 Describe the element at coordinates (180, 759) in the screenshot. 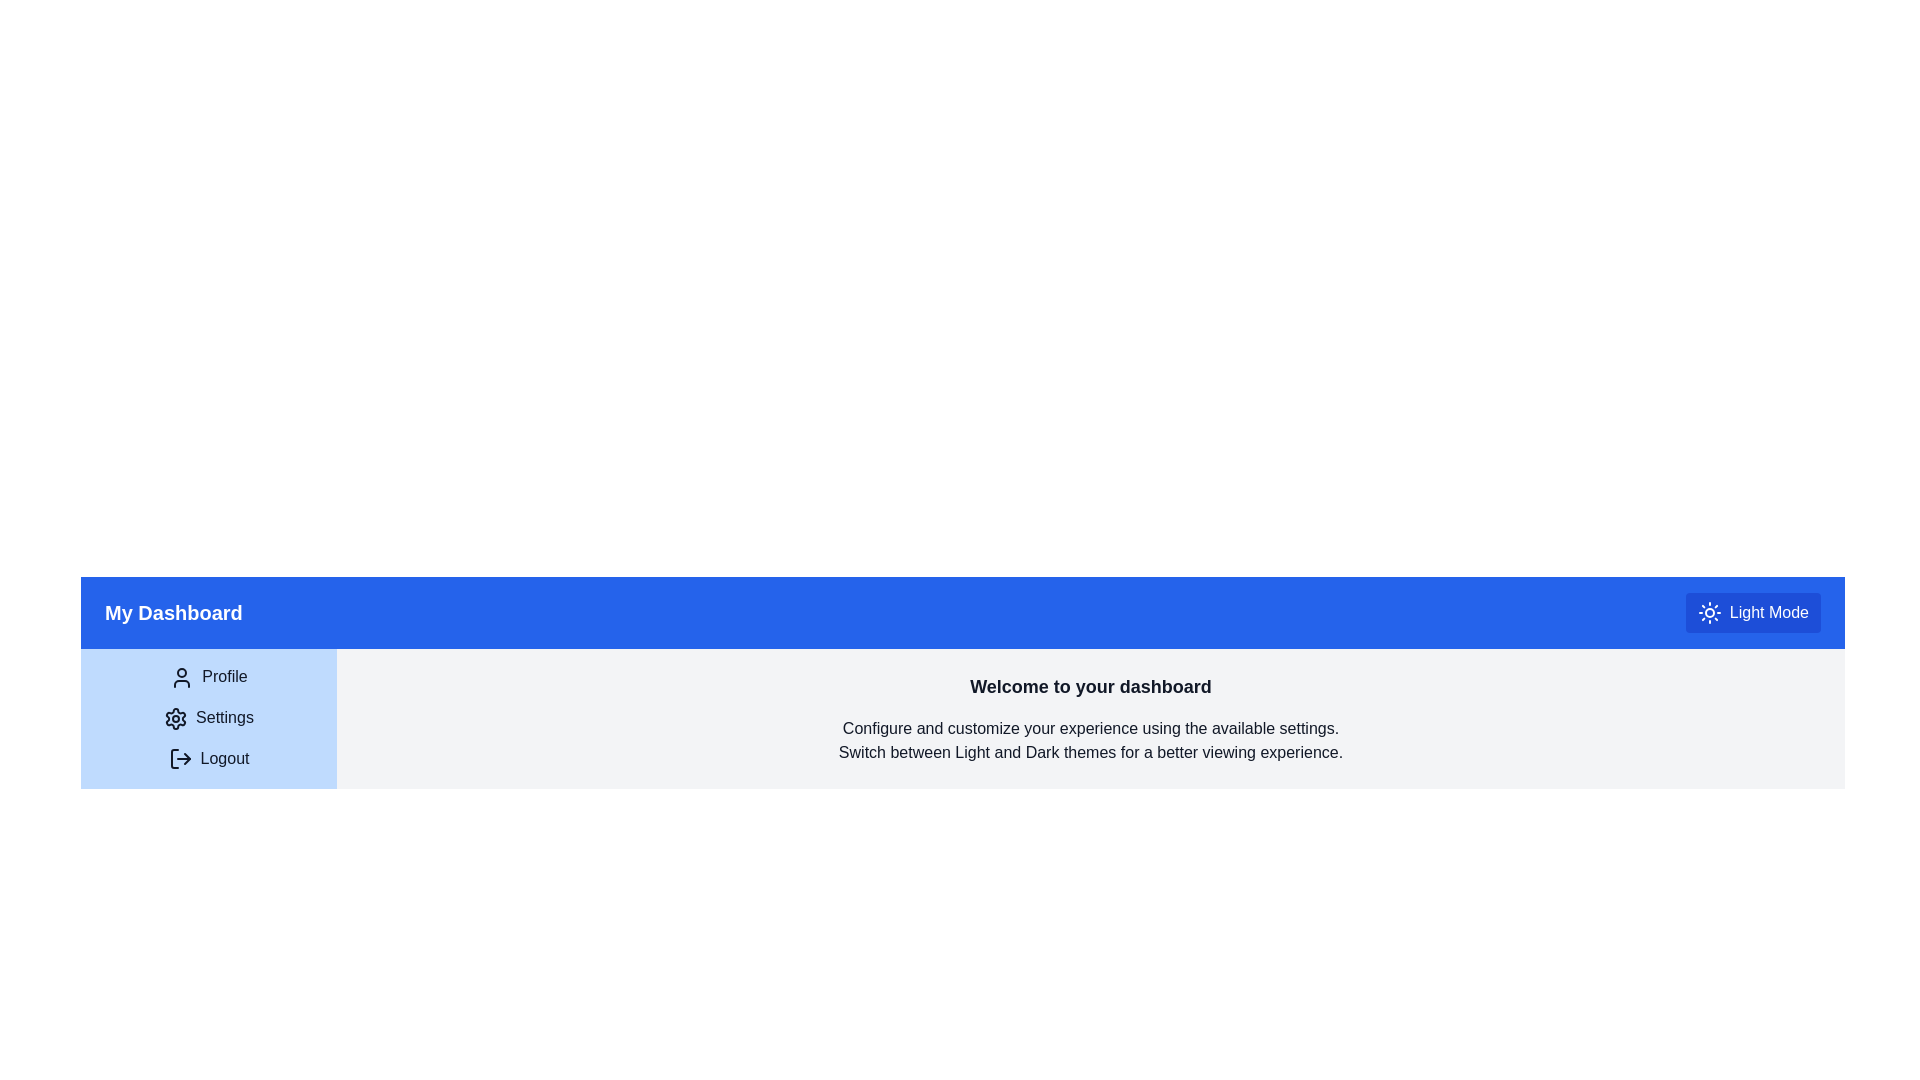

I see `the logout icon located to the left of the 'Logout' text in the left sidebar navigation menu to use it as a visual indicator for logout functionality` at that location.